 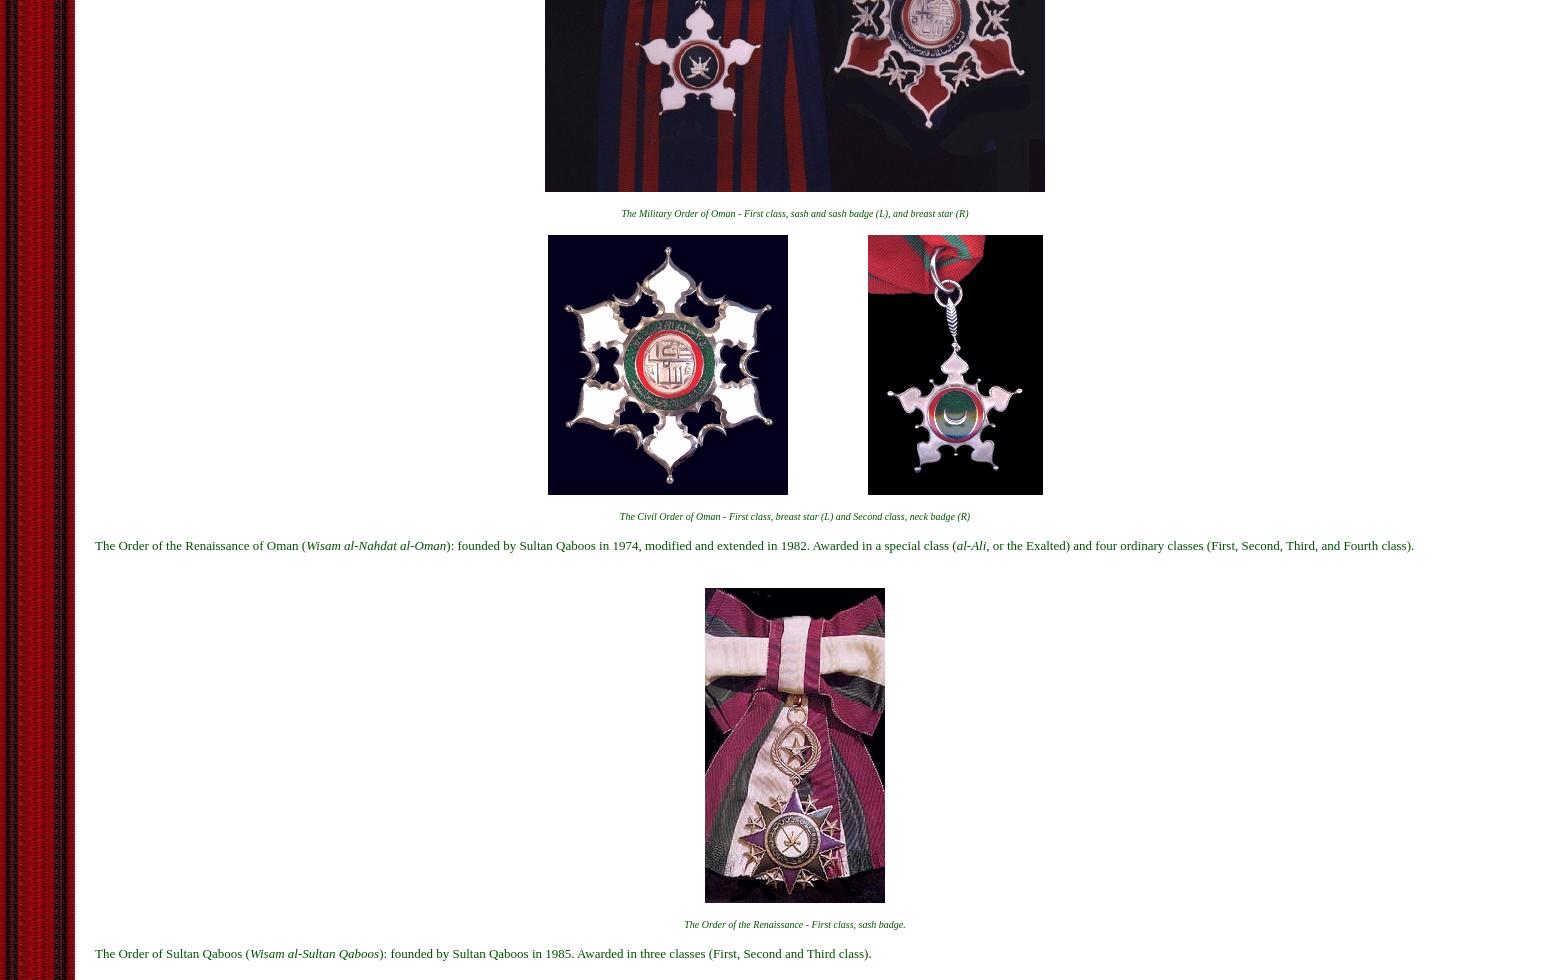 I want to click on 'The Military Order of Oman - First class, sash and sash badge (L), and breast star (R)', so click(x=793, y=213).